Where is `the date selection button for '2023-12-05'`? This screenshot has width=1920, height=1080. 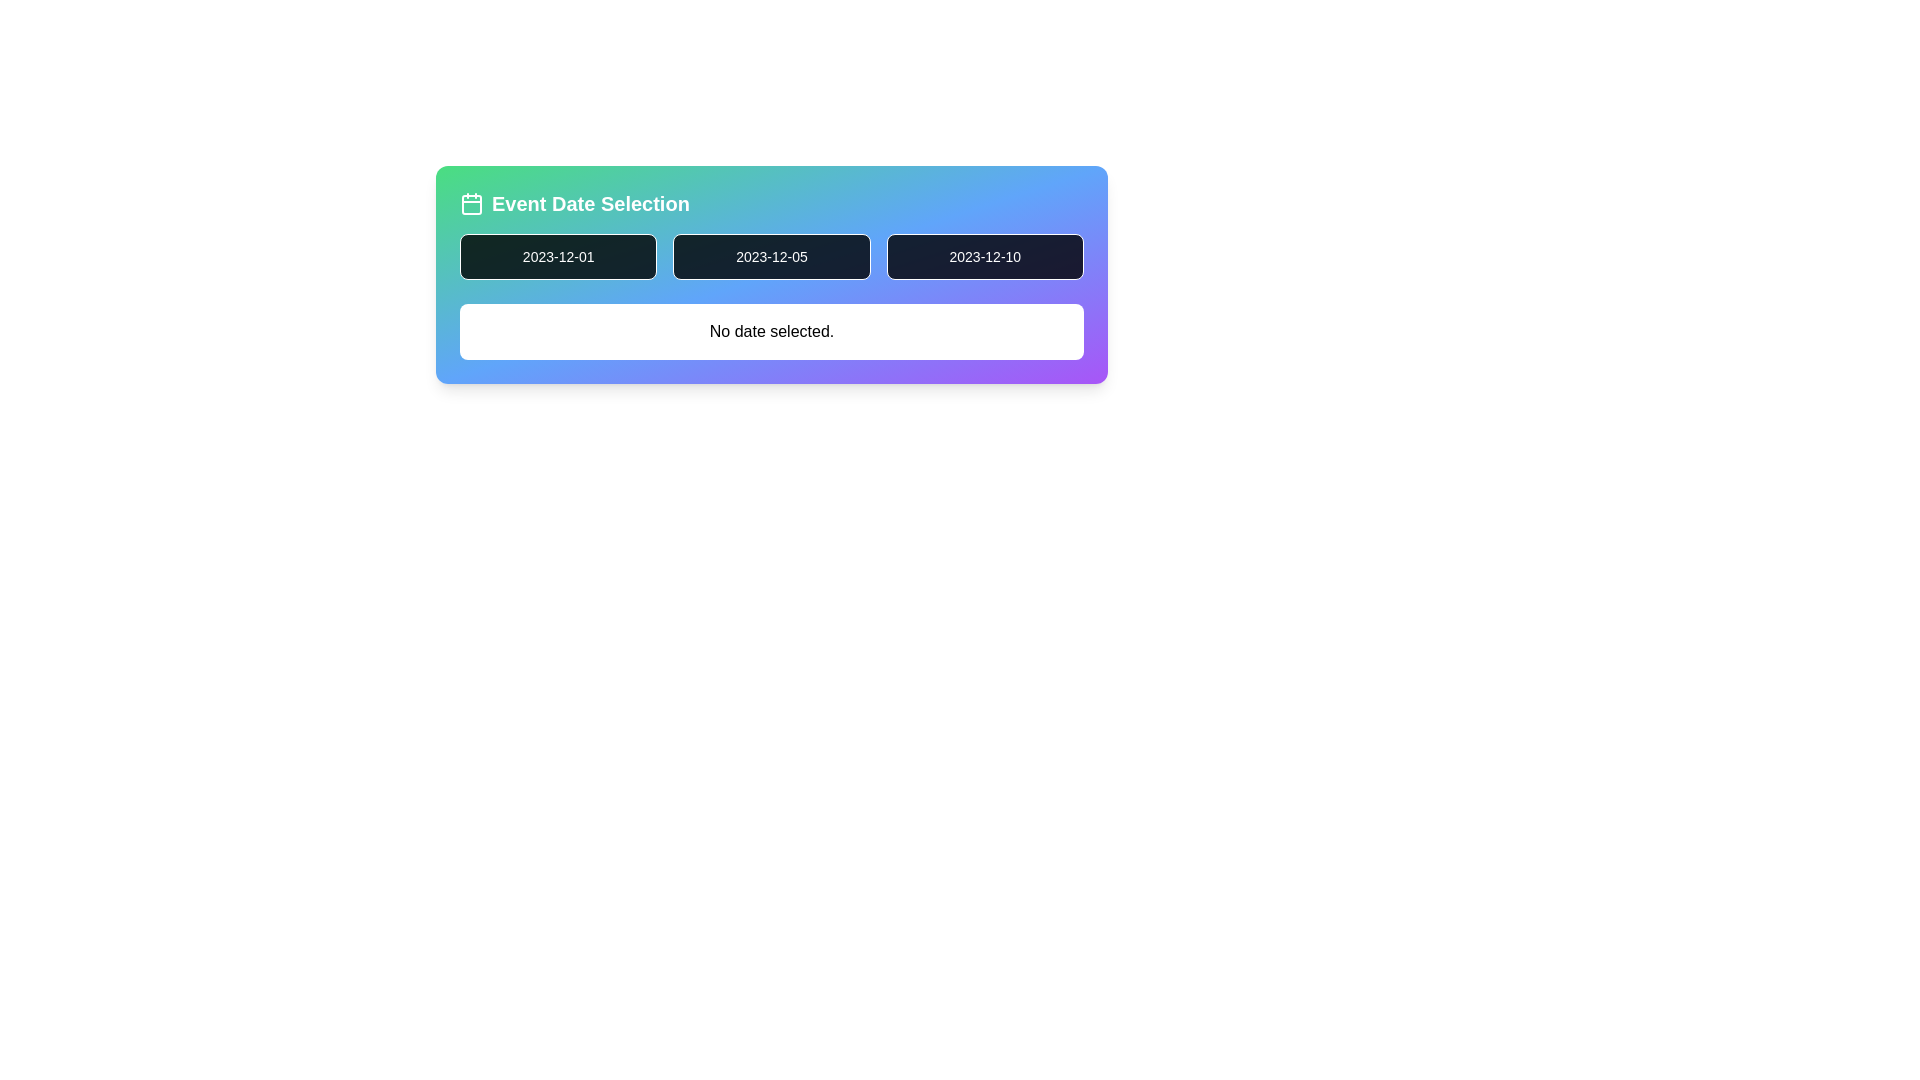 the date selection button for '2023-12-05' is located at coordinates (771, 274).